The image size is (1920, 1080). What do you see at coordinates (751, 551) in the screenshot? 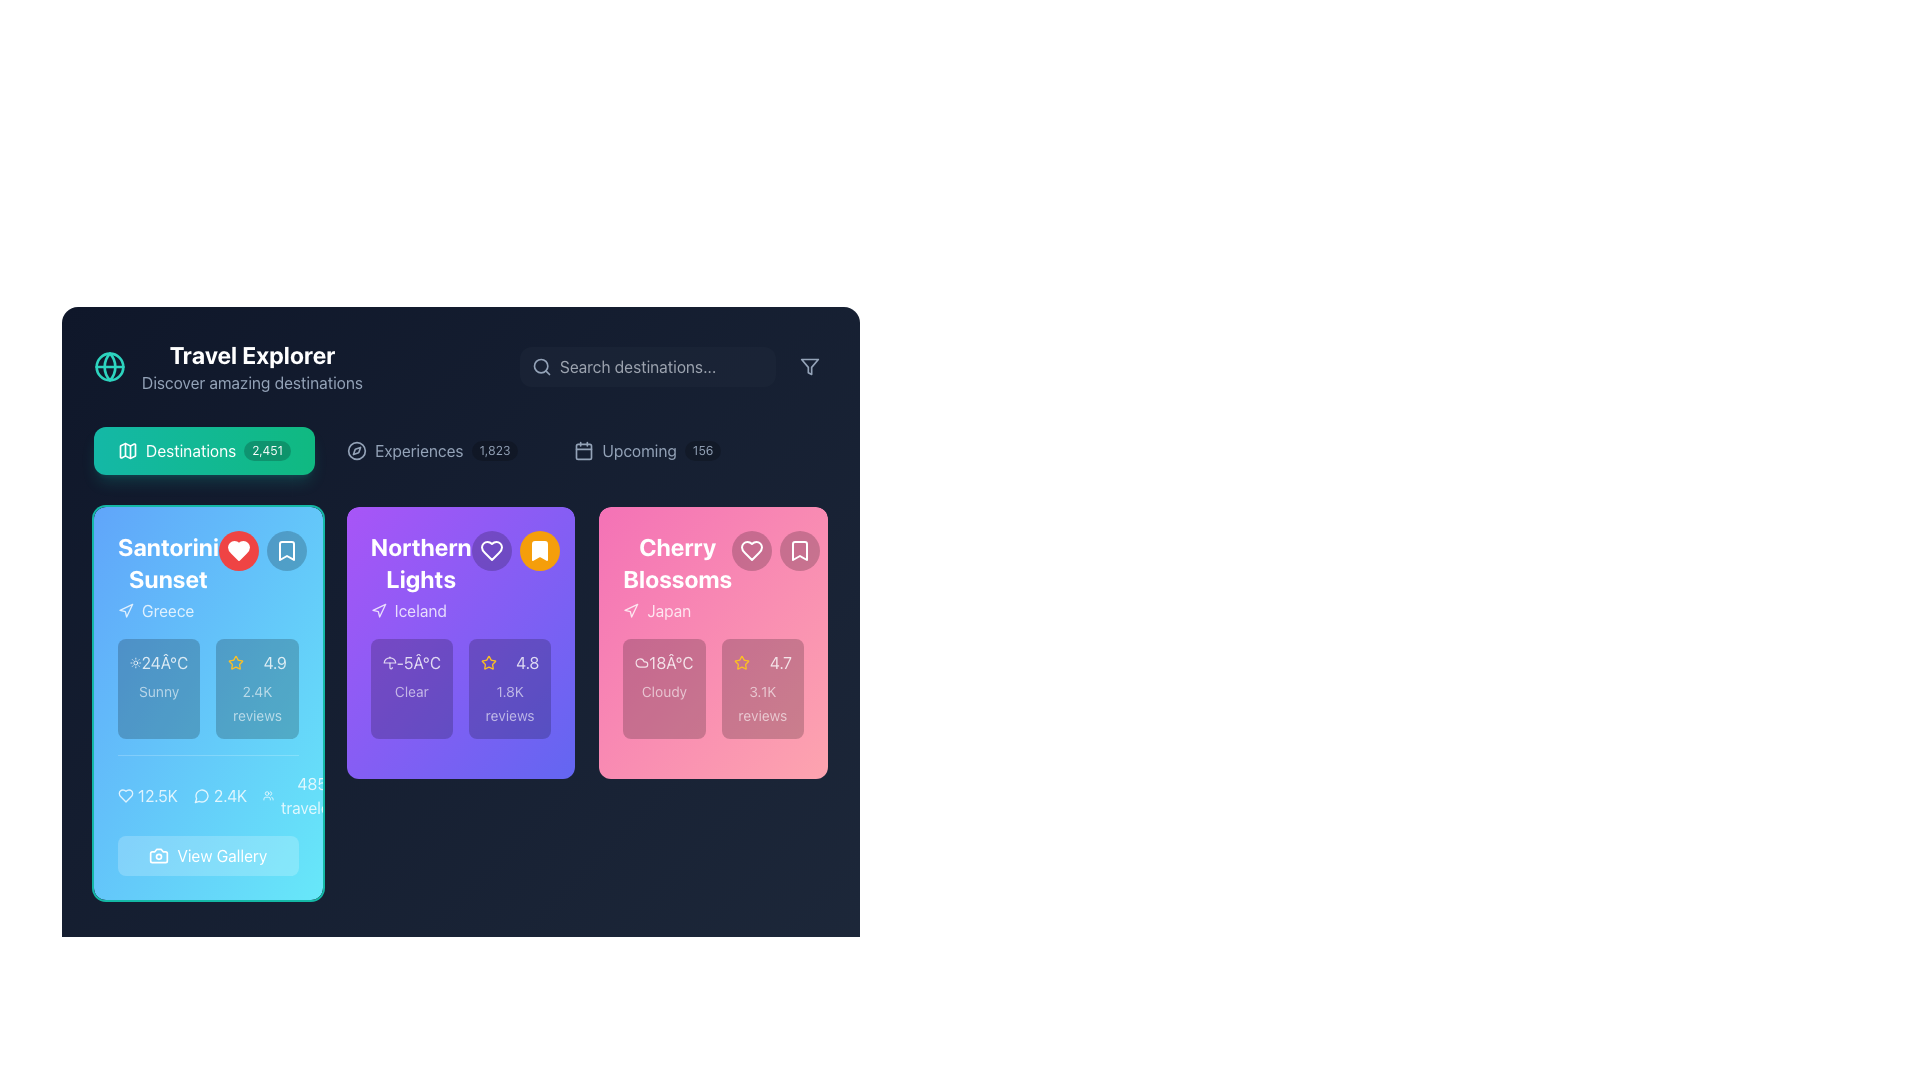
I see `the favorite or like icon button located at the top-right corner of the 'Cherry Blossoms' card` at bounding box center [751, 551].